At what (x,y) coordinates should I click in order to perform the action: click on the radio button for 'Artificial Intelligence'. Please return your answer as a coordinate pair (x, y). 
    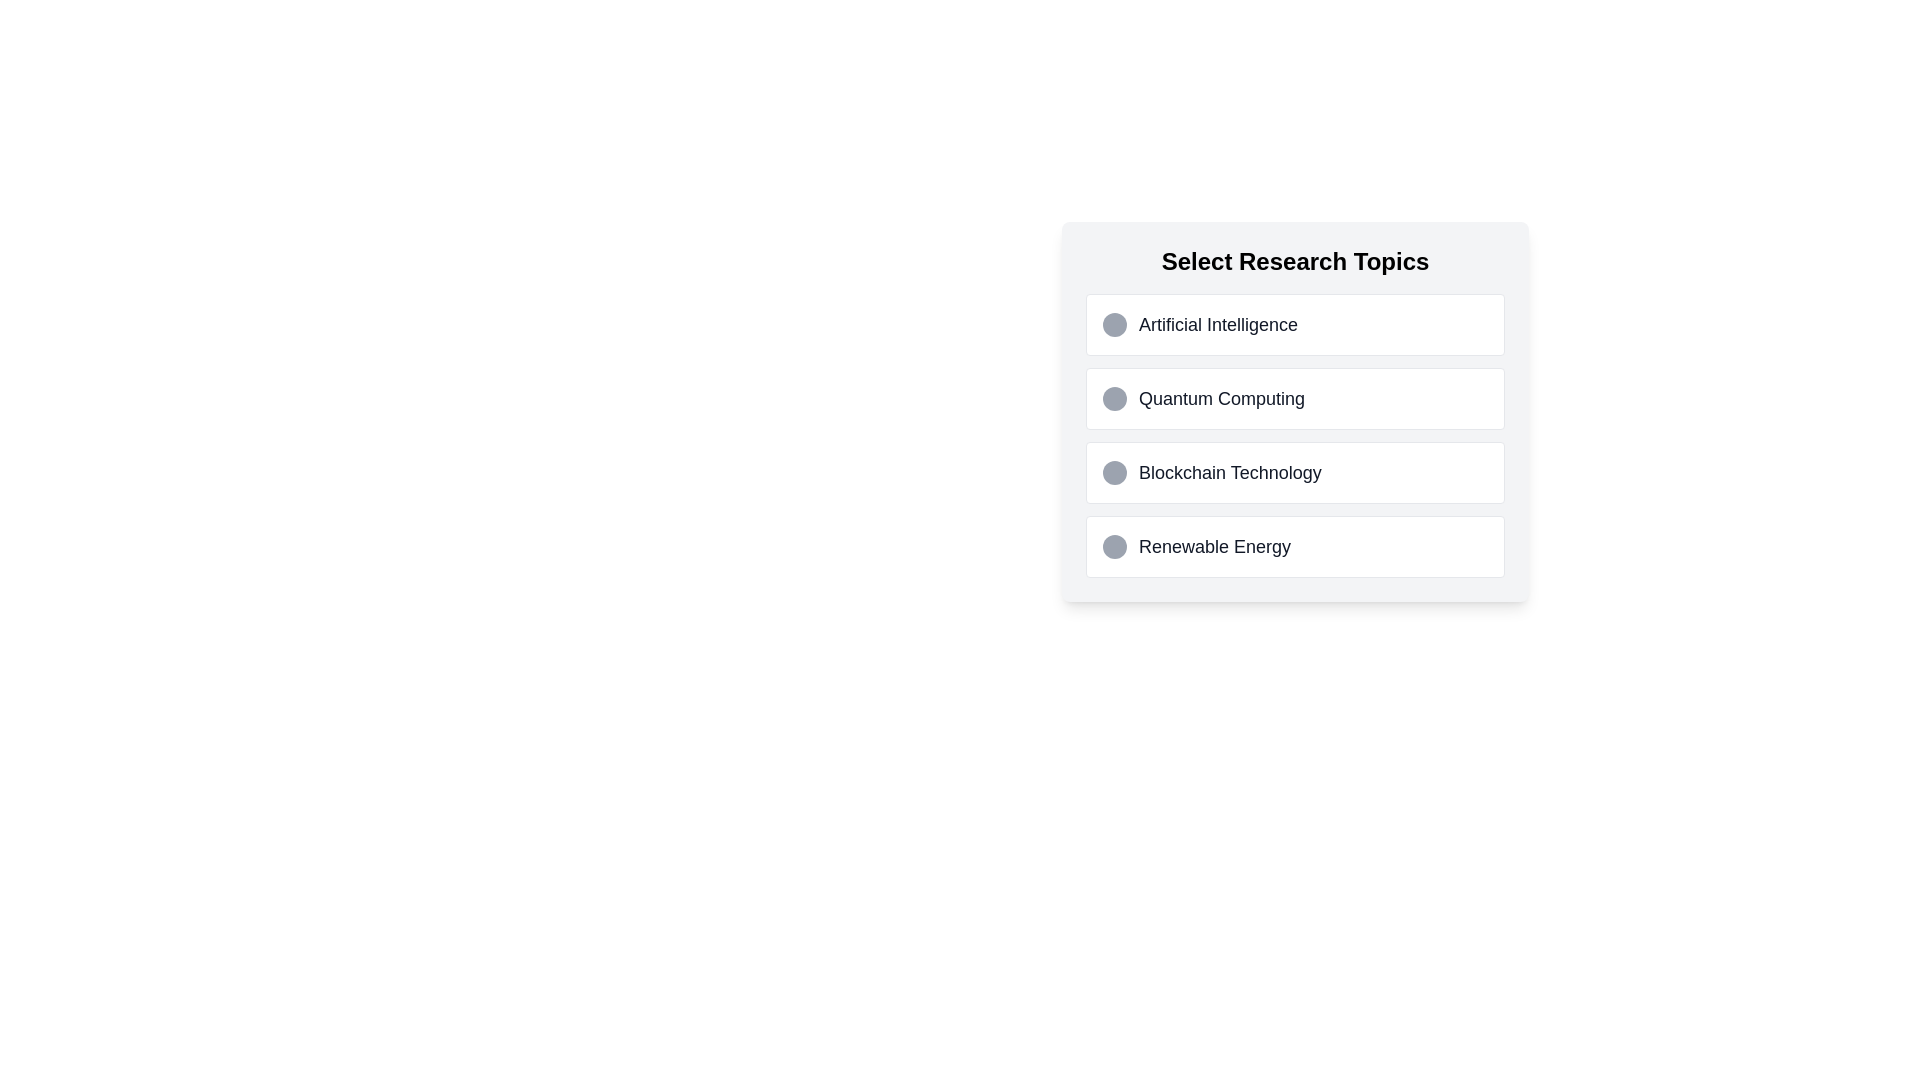
    Looking at the image, I should click on (1113, 323).